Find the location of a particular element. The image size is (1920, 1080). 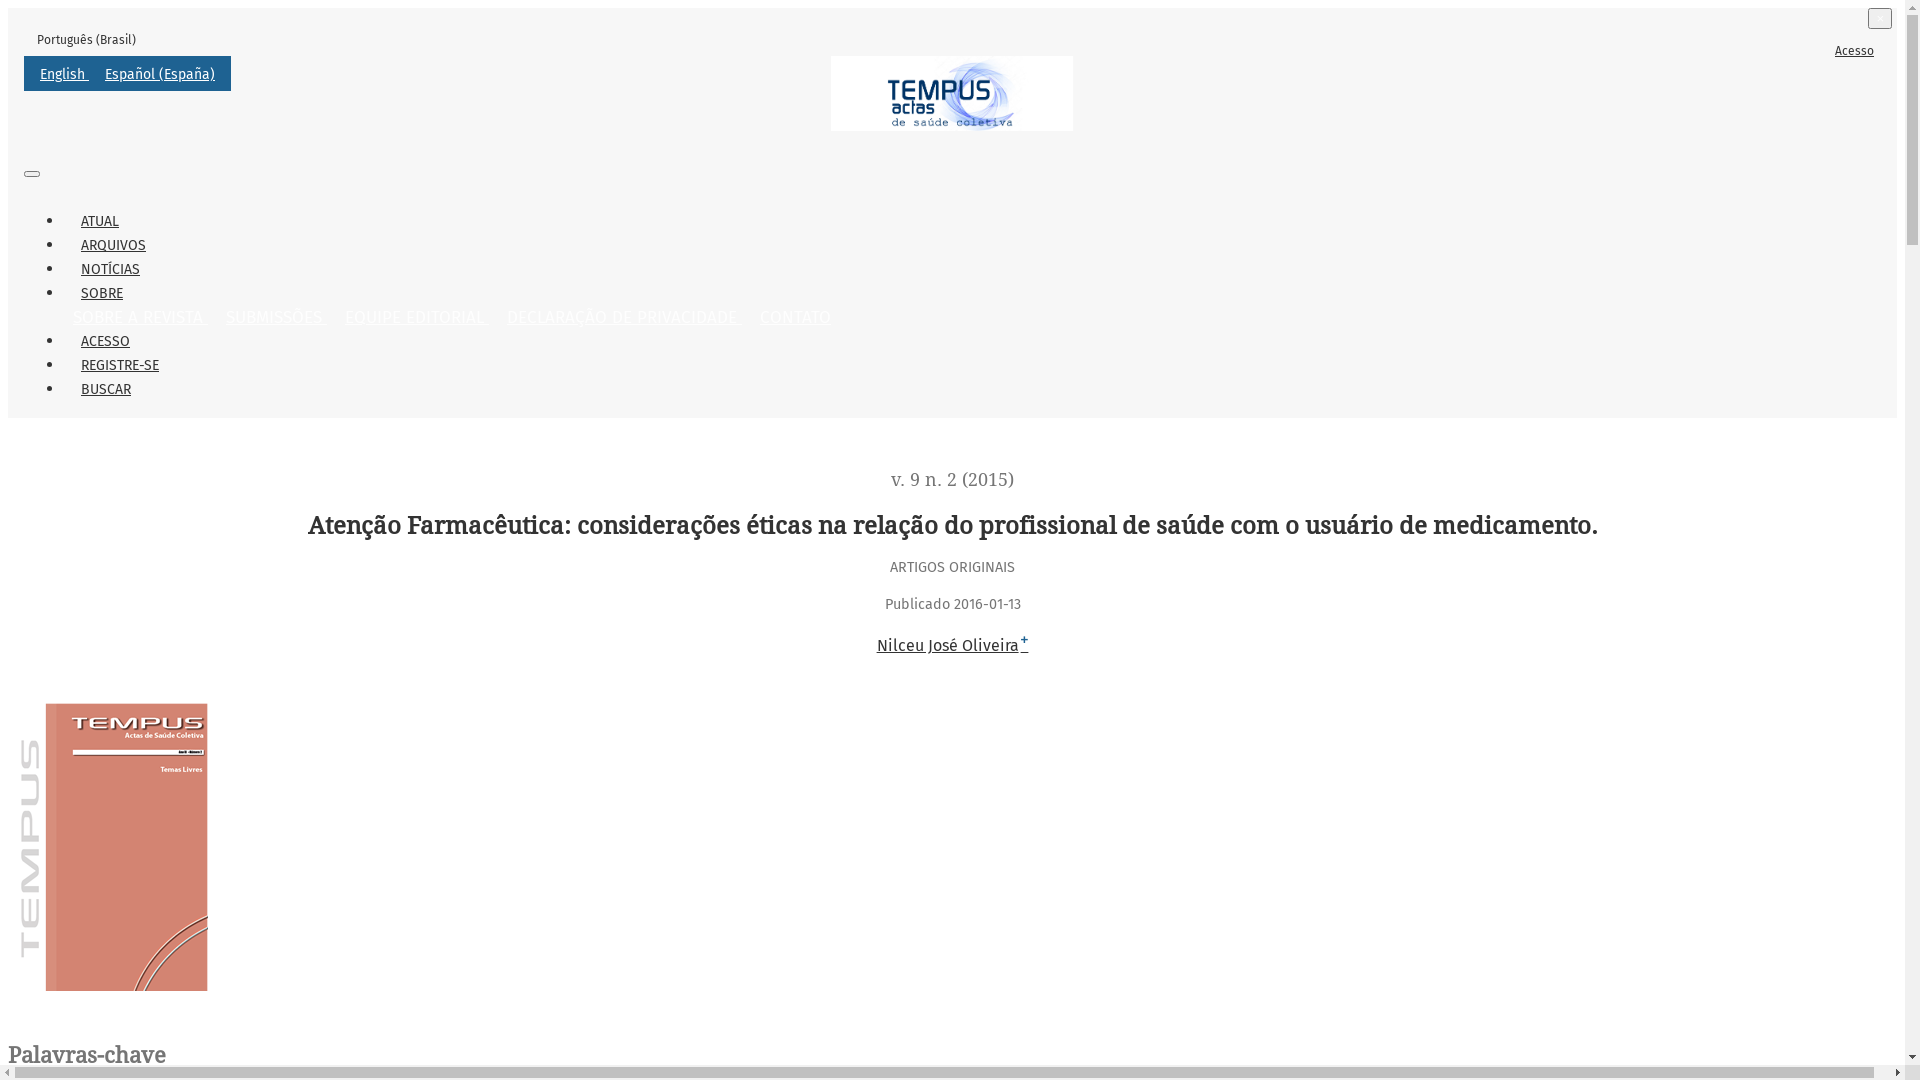

'REGISTRE-SE' is located at coordinates (63, 365).